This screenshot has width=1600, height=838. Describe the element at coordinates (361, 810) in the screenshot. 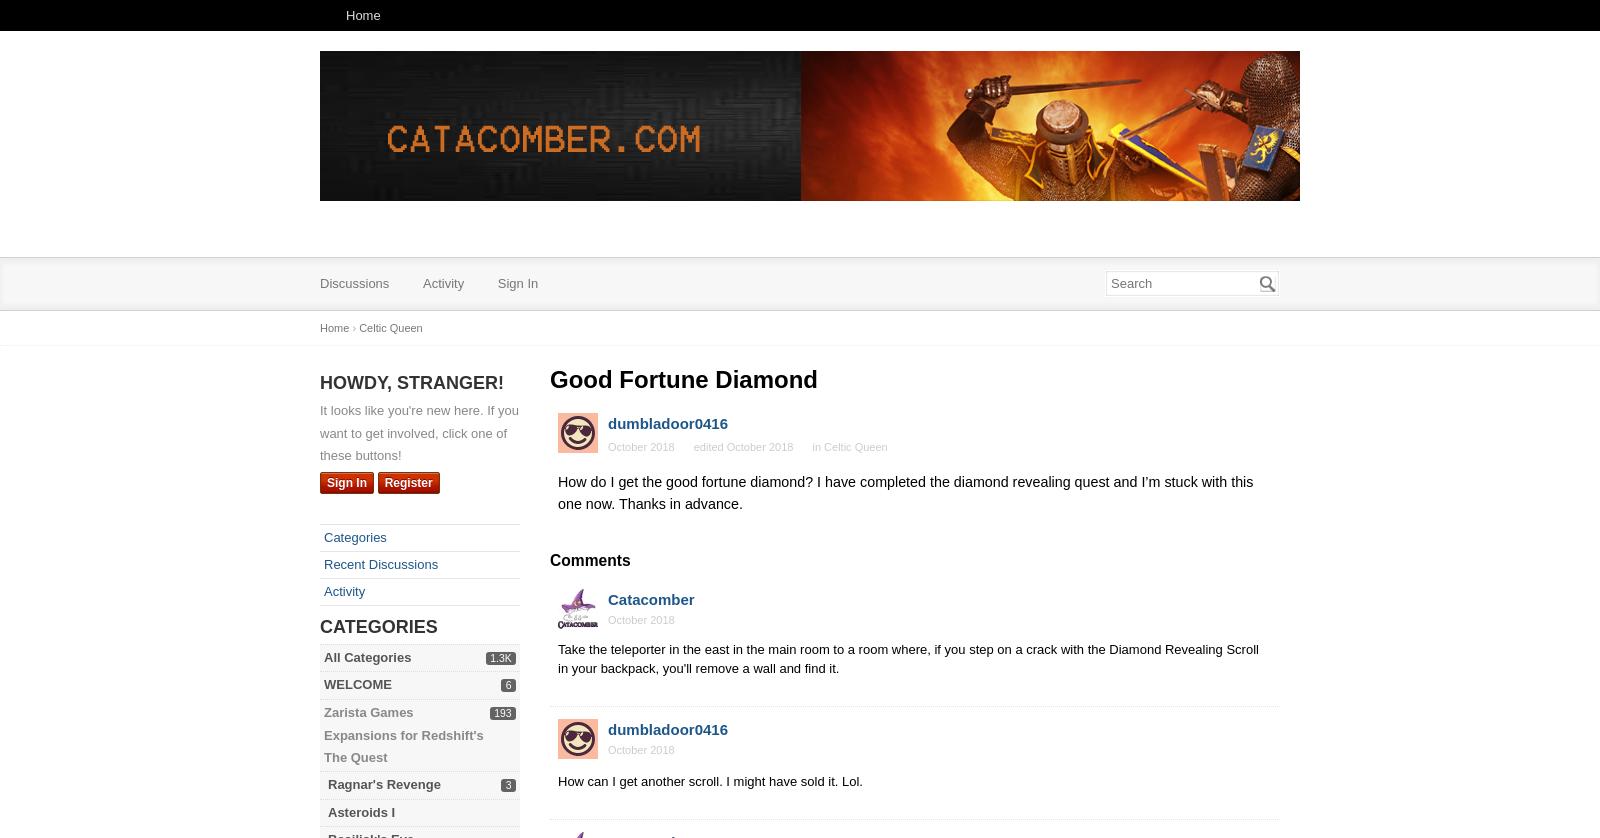

I see `'Asteroids I'` at that location.